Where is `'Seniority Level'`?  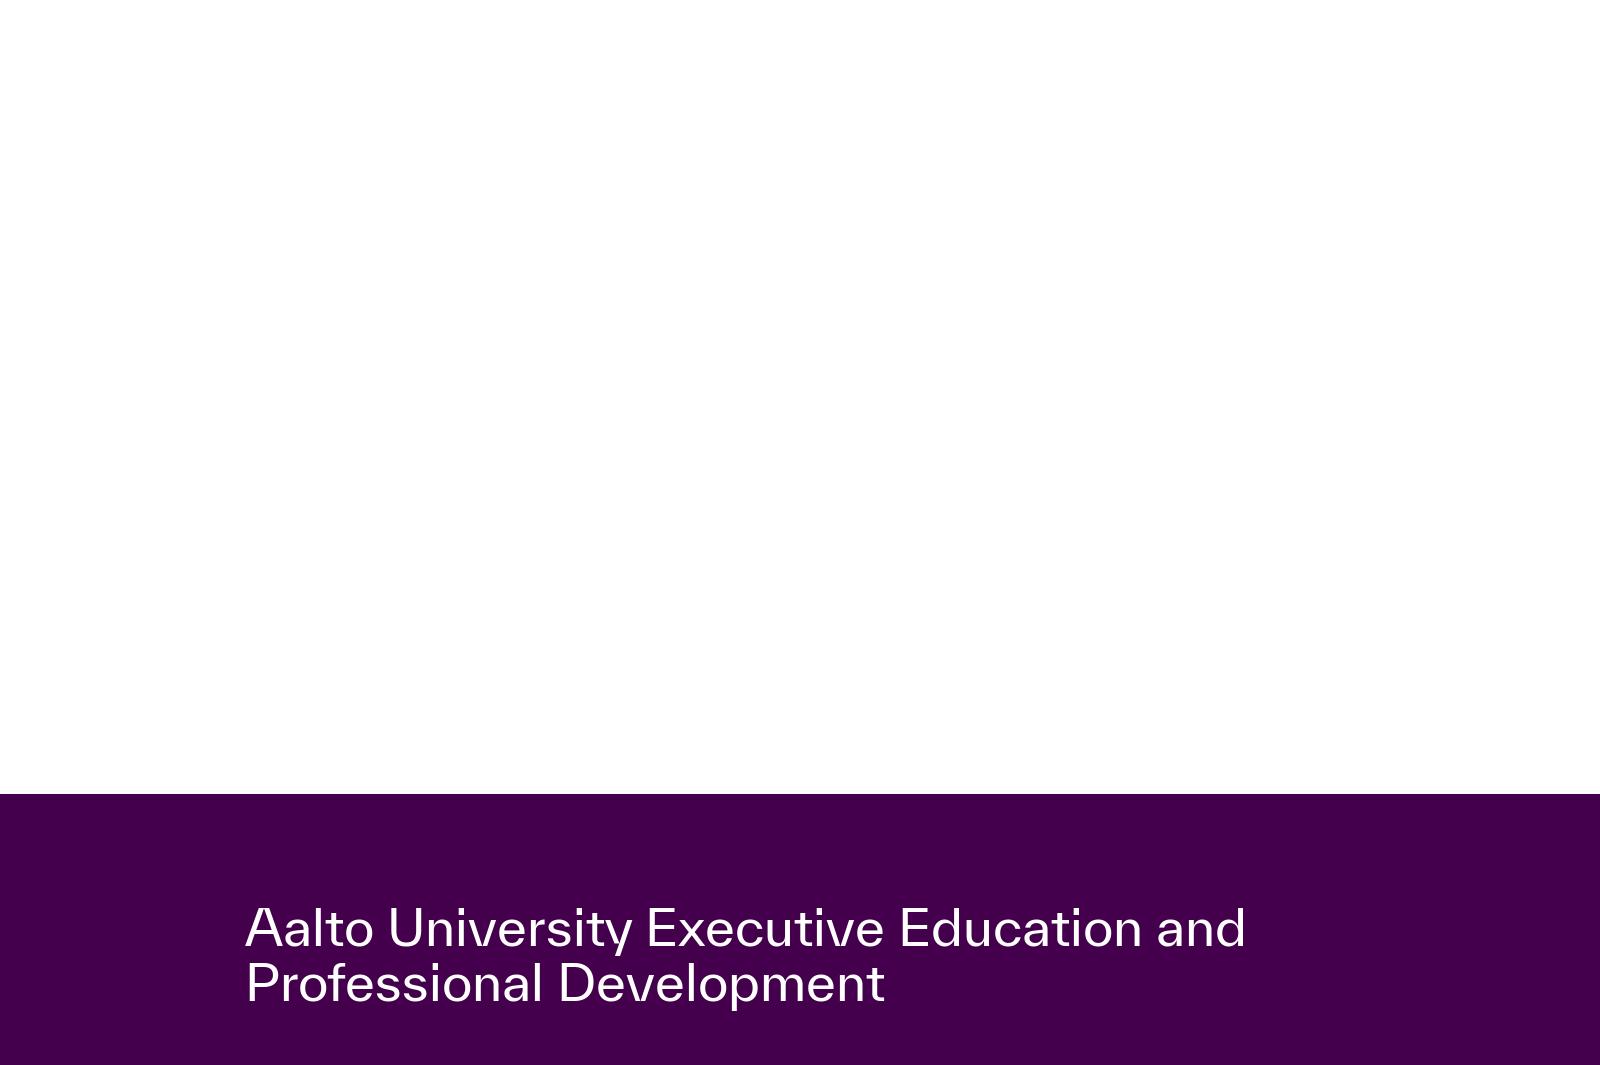
'Seniority Level' is located at coordinates (873, 748).